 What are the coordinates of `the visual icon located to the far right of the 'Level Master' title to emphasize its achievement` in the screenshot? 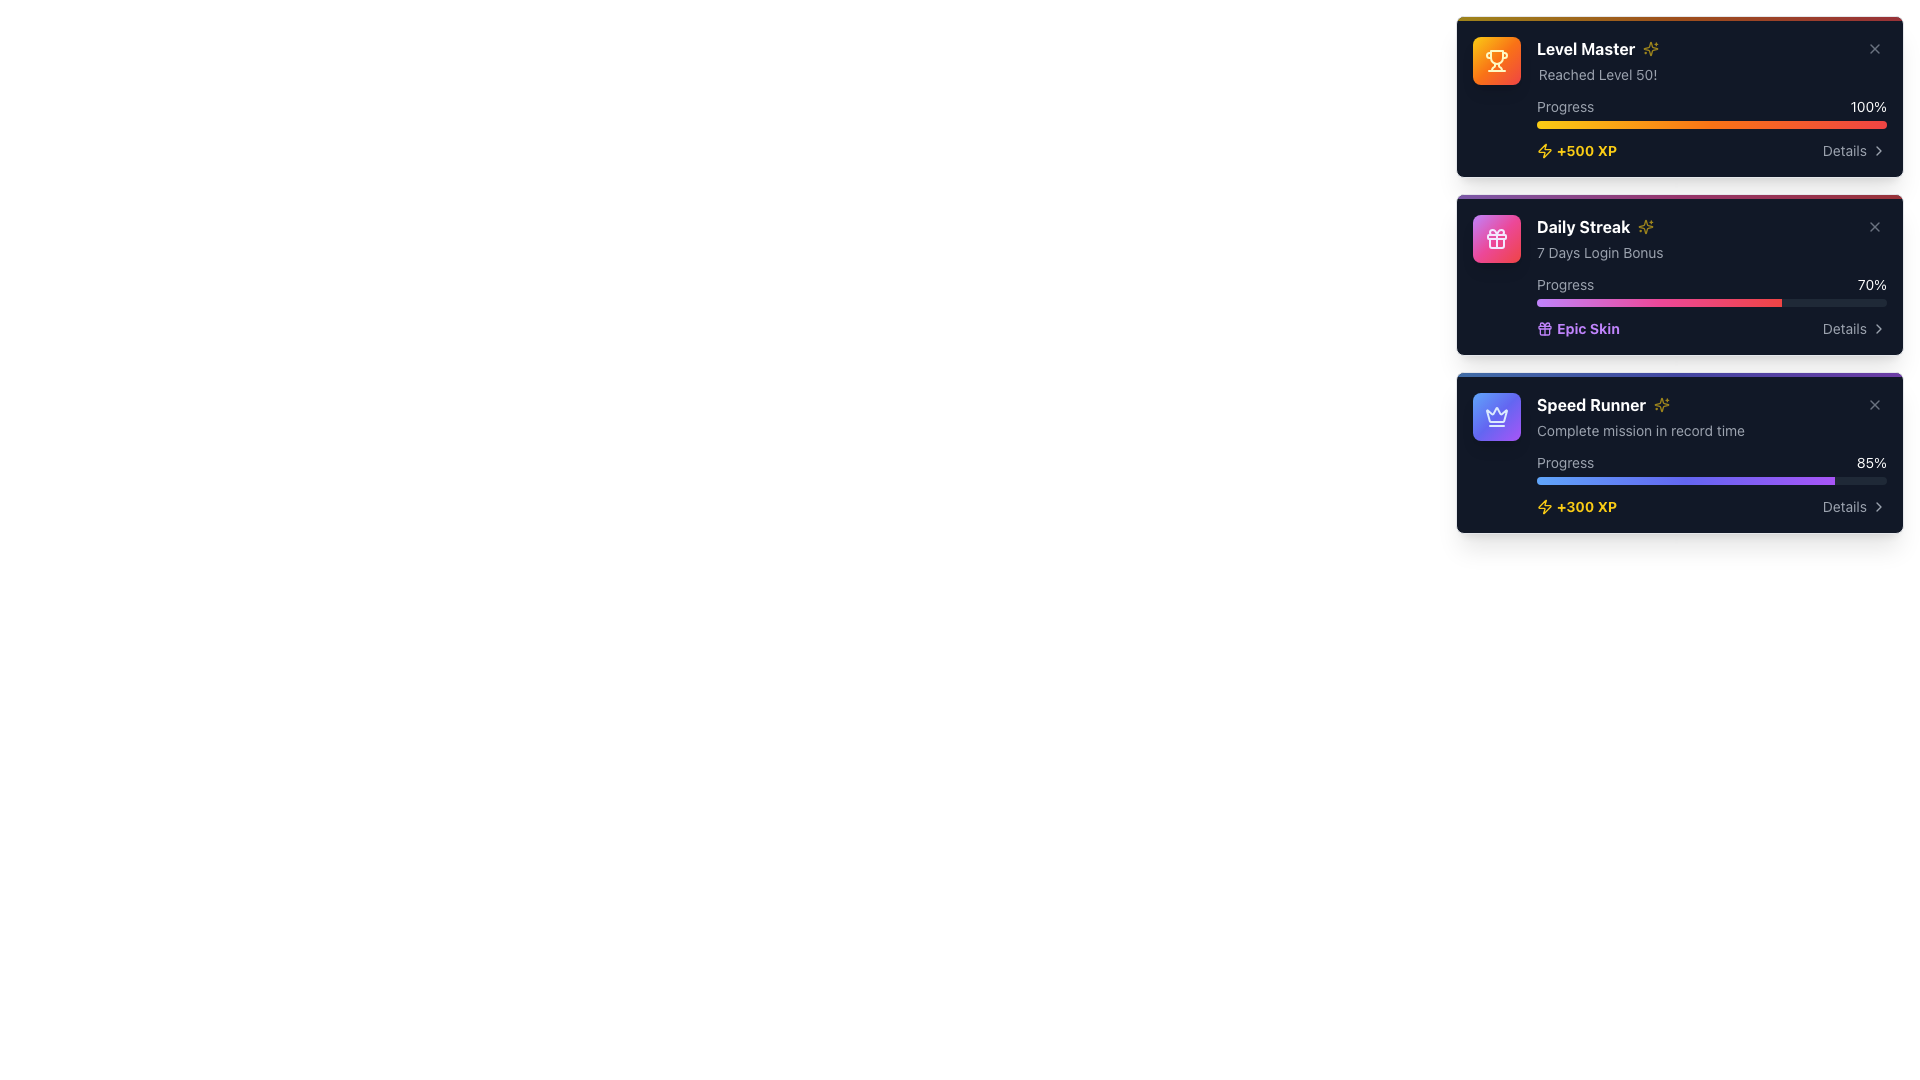 It's located at (1651, 48).